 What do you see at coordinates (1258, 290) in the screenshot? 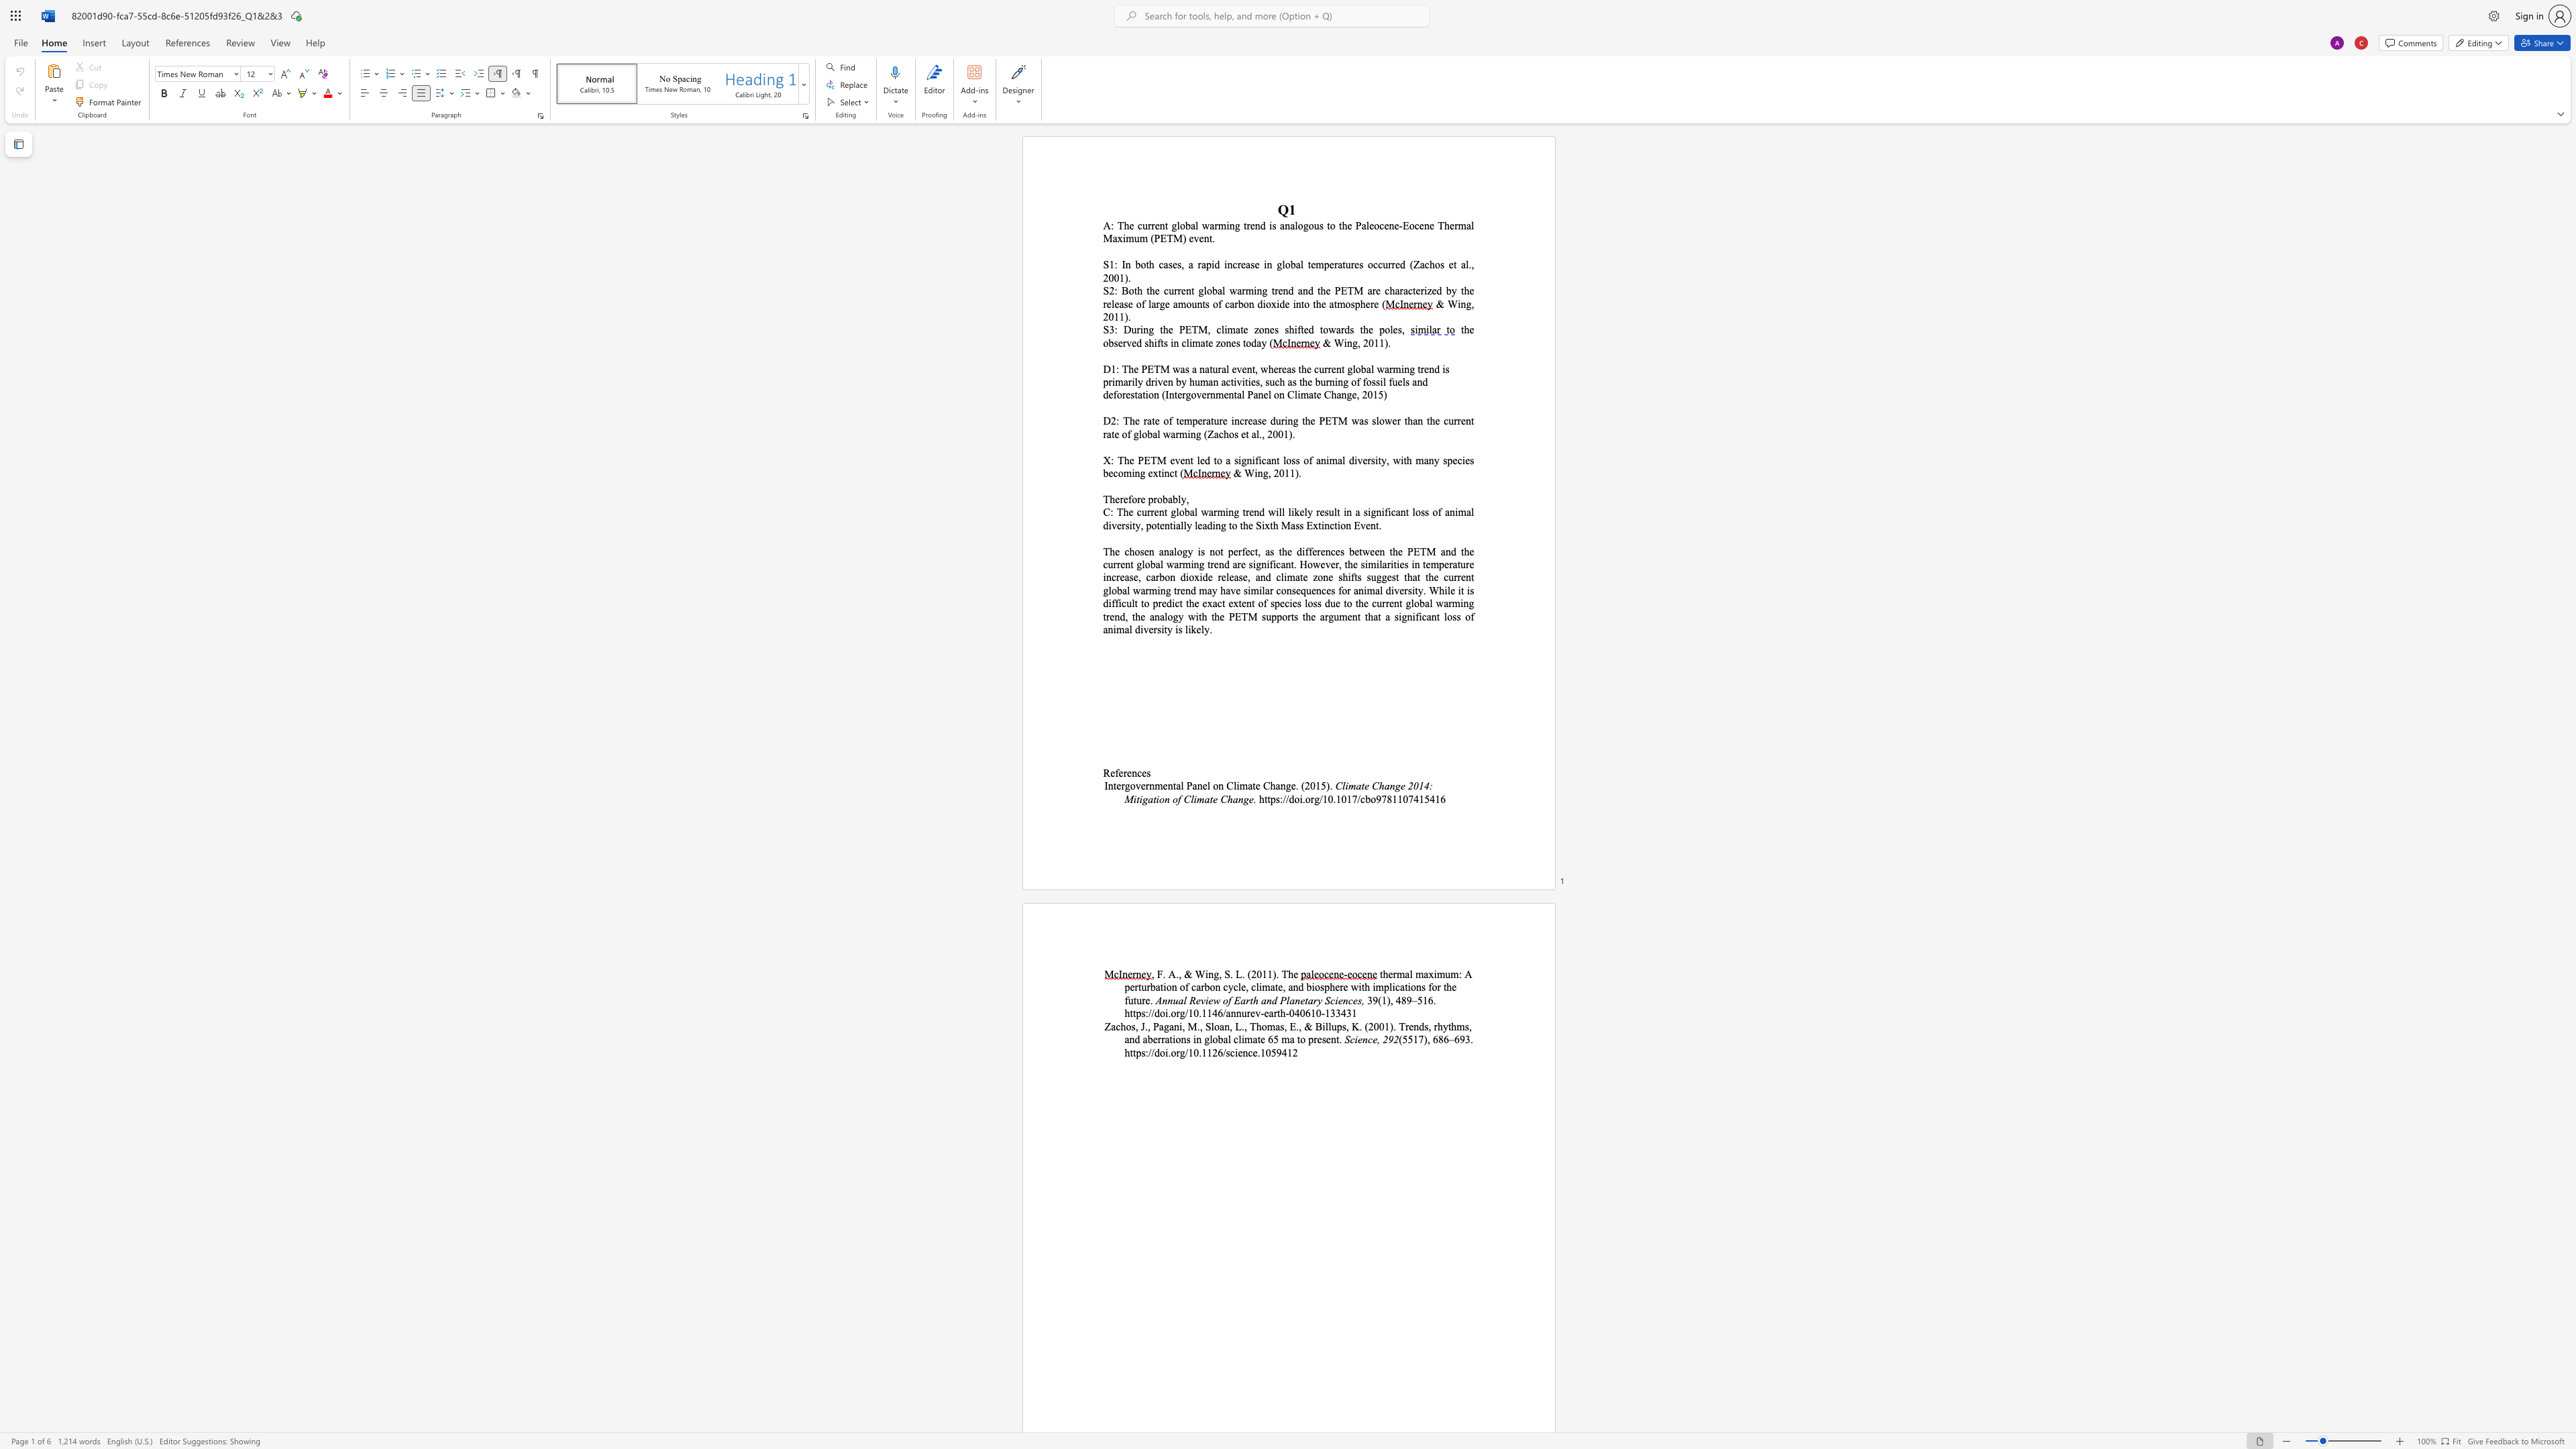
I see `the 2th character "n" in the text` at bounding box center [1258, 290].